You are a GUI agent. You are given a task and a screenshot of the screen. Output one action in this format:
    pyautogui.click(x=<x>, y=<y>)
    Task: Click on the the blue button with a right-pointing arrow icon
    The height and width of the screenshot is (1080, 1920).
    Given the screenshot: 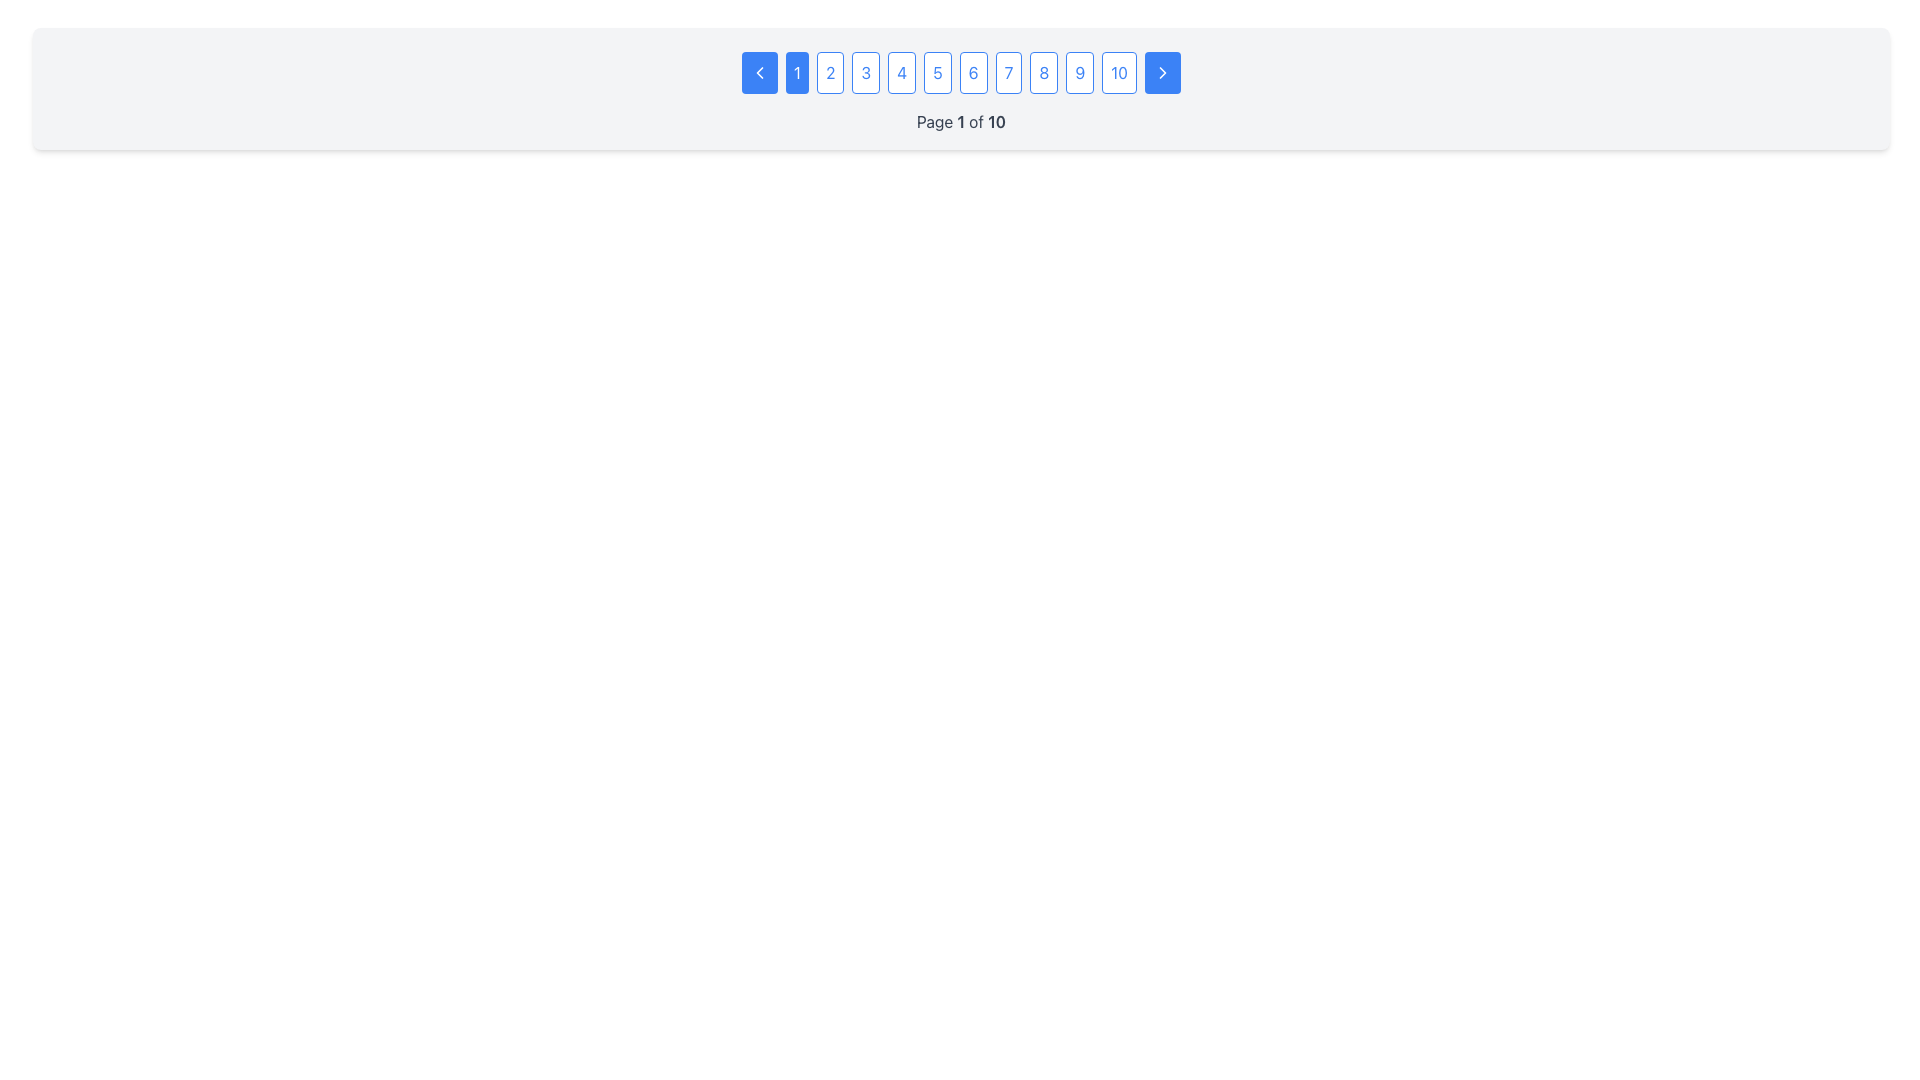 What is the action you would take?
    pyautogui.click(x=1162, y=72)
    